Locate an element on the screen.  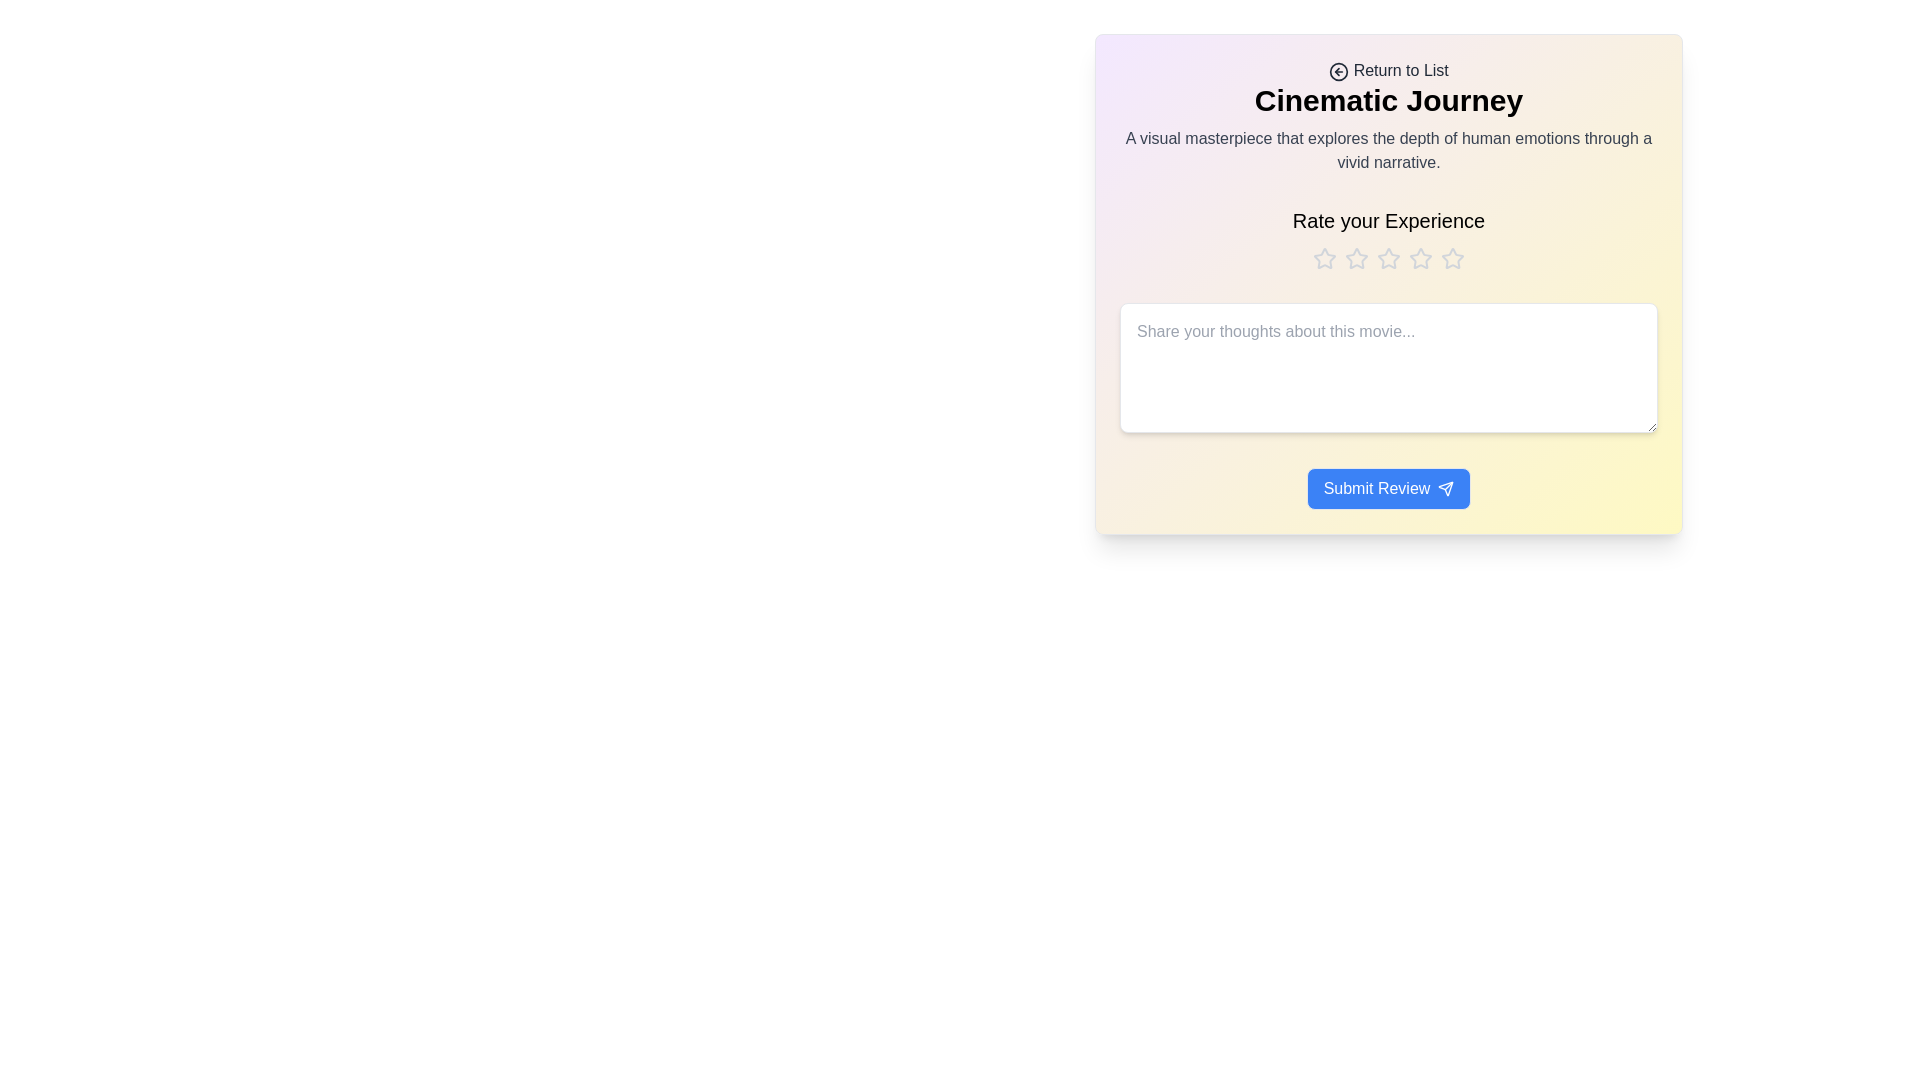
the first star-shaped icon in the star rating component is located at coordinates (1324, 257).